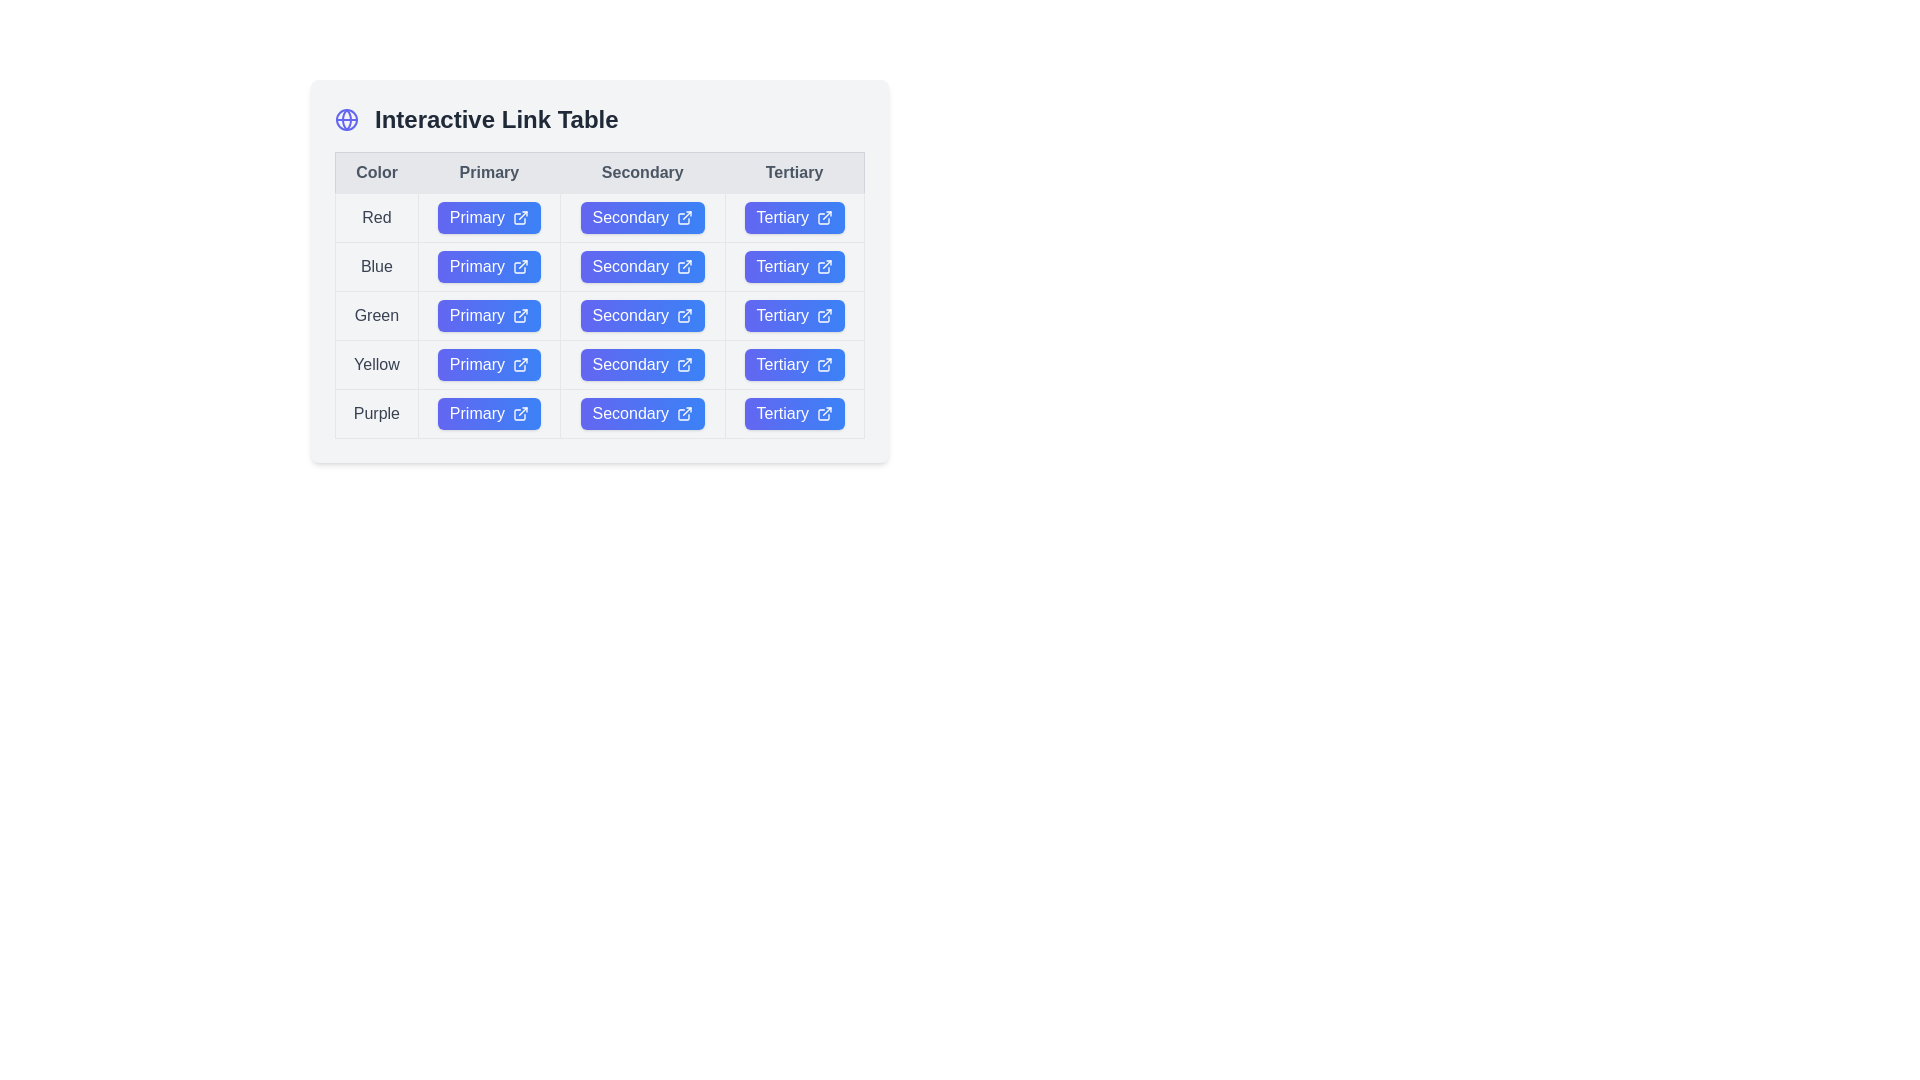  I want to click on the 'Secondary' button in the 'Green' category, so click(642, 315).